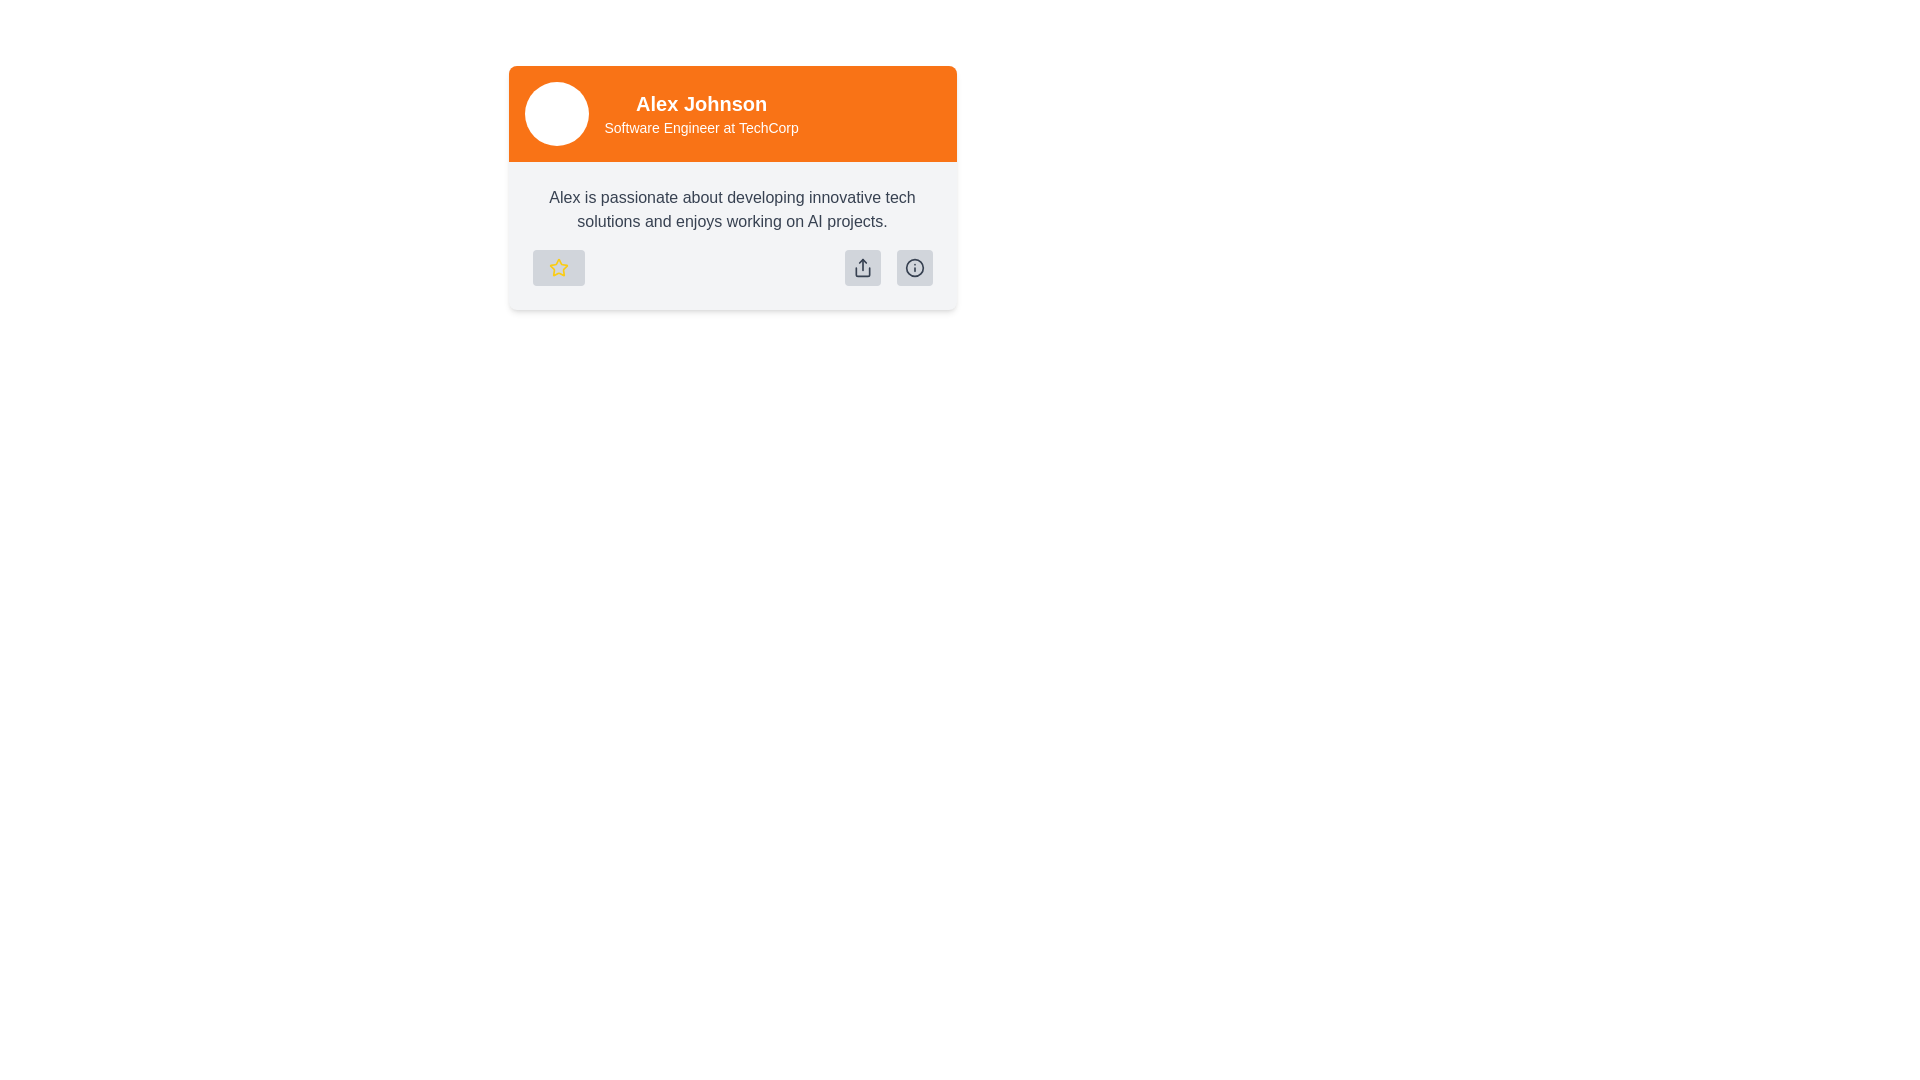 The image size is (1920, 1080). I want to click on the text block containing the name 'Alex Johnson' and title 'Software Engineer at TechCorp', so click(701, 114).